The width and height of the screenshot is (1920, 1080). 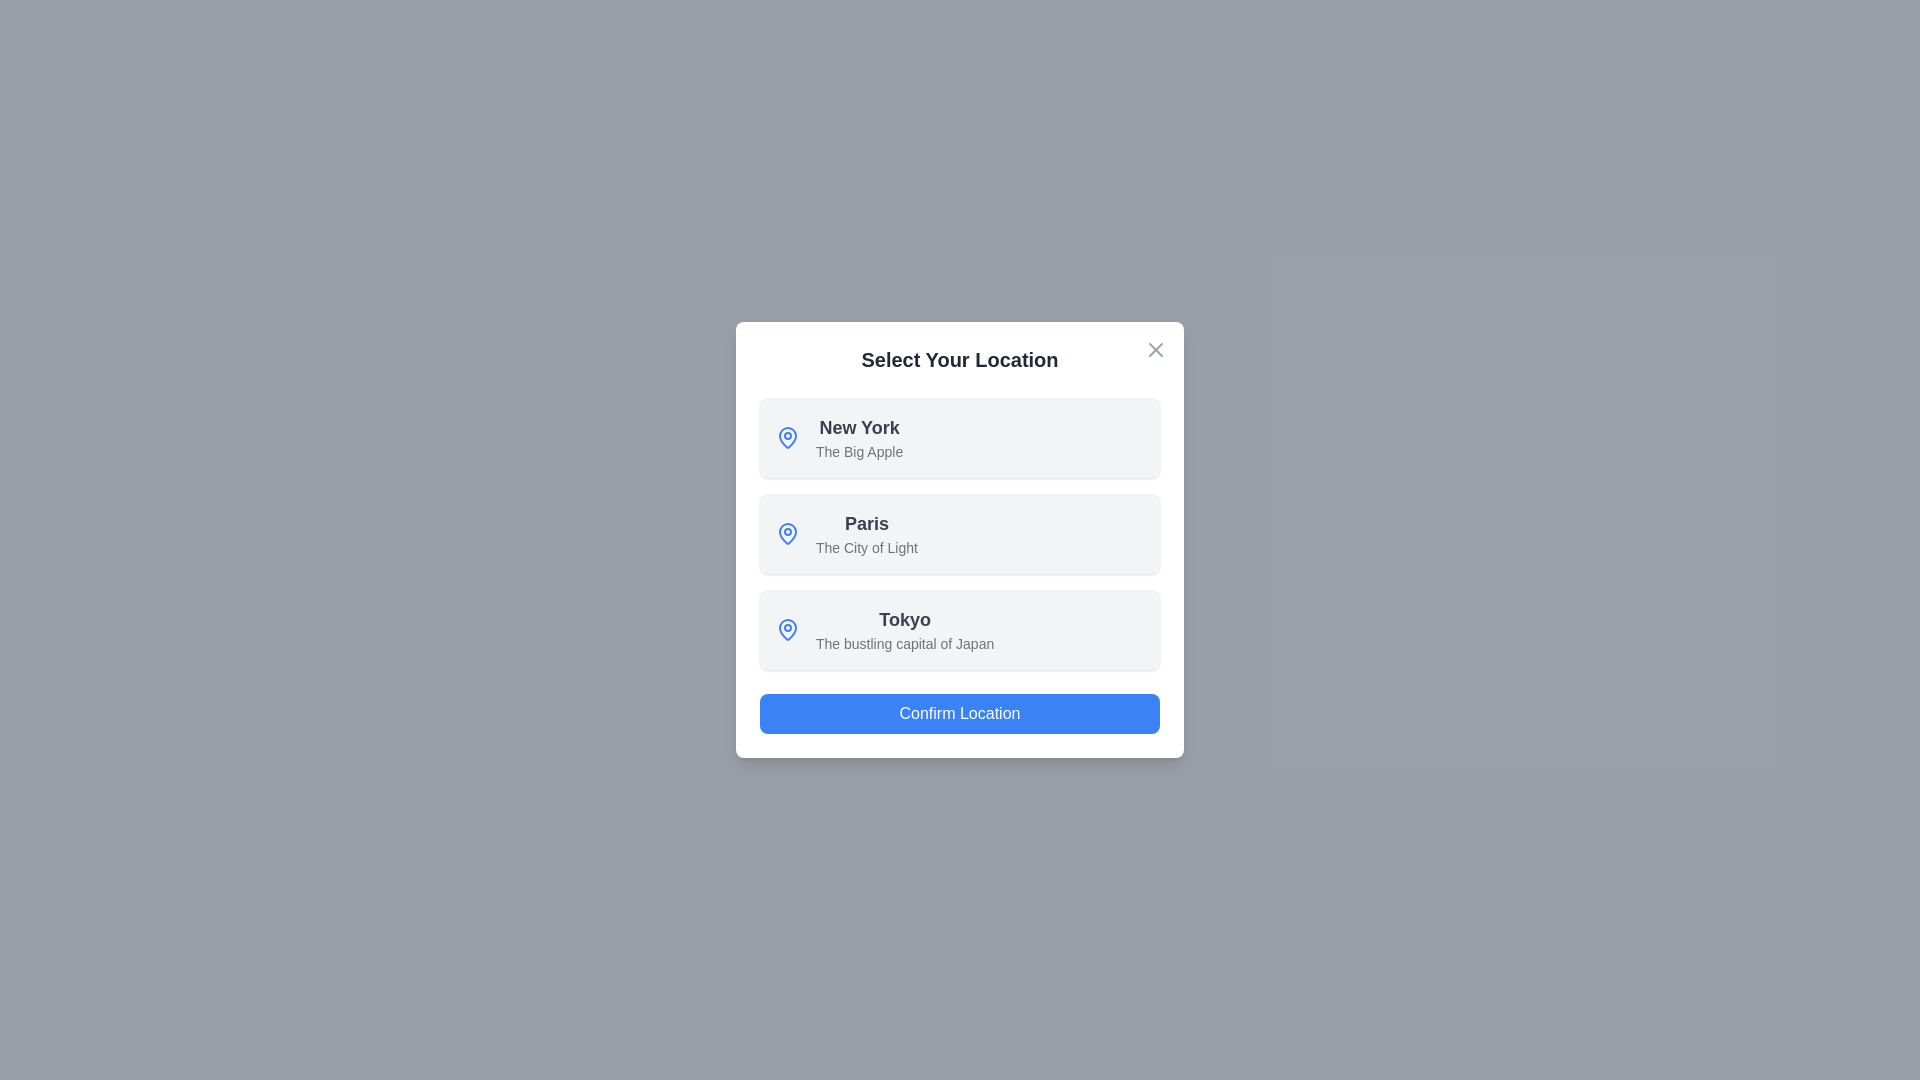 What do you see at coordinates (960, 532) in the screenshot?
I see `the location item corresponding to Paris` at bounding box center [960, 532].